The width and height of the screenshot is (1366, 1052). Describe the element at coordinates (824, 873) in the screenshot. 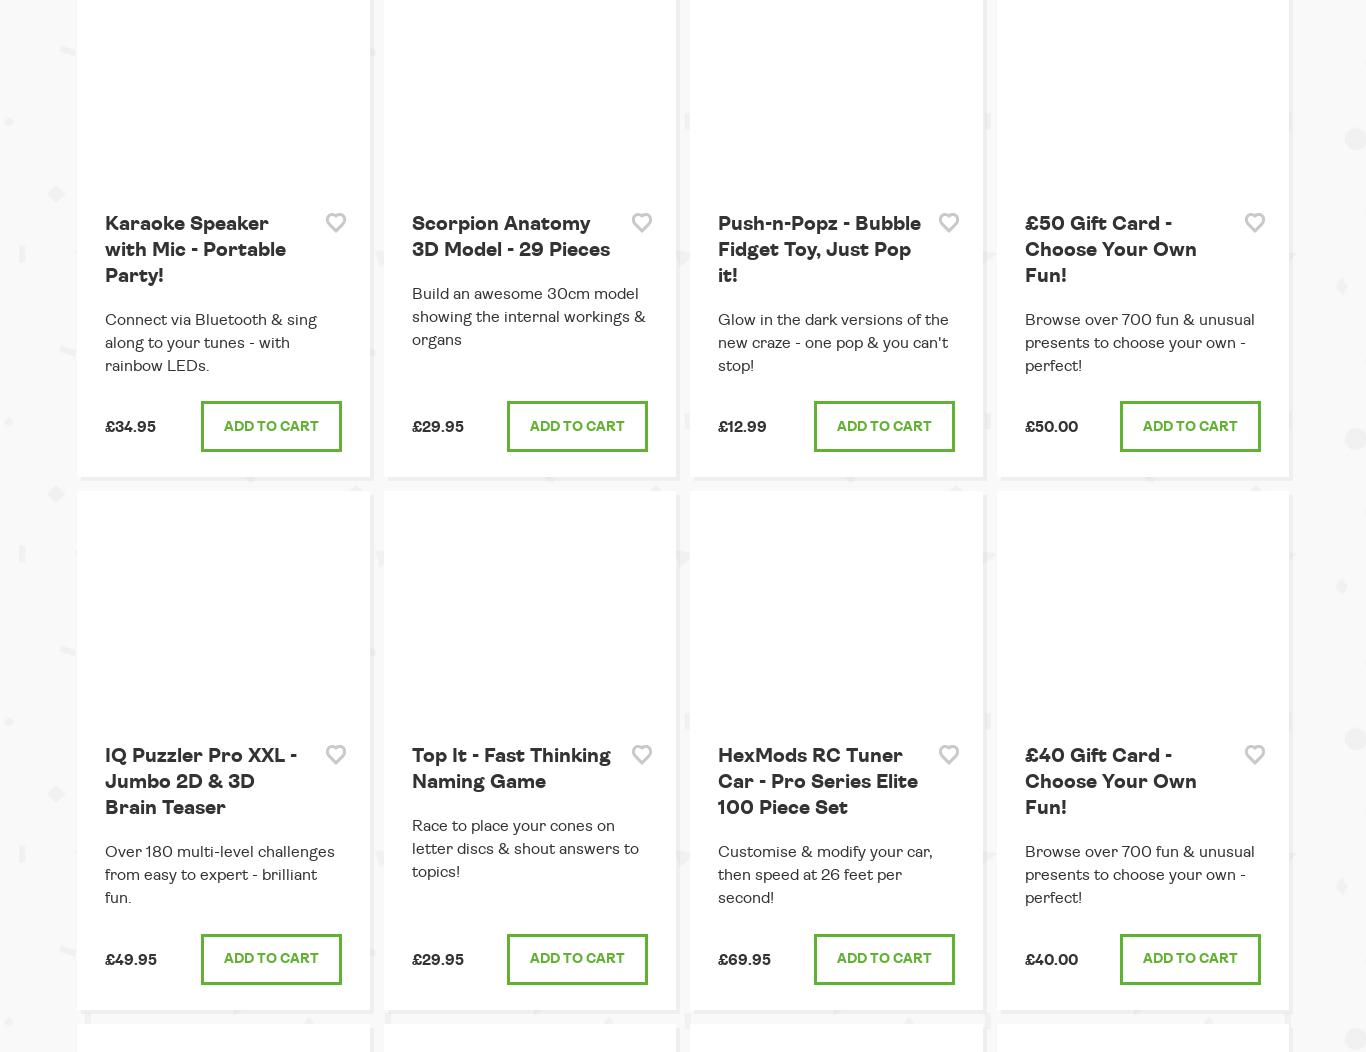

I see `'Customise & modify your car, then speed at 26 feet per second!'` at that location.